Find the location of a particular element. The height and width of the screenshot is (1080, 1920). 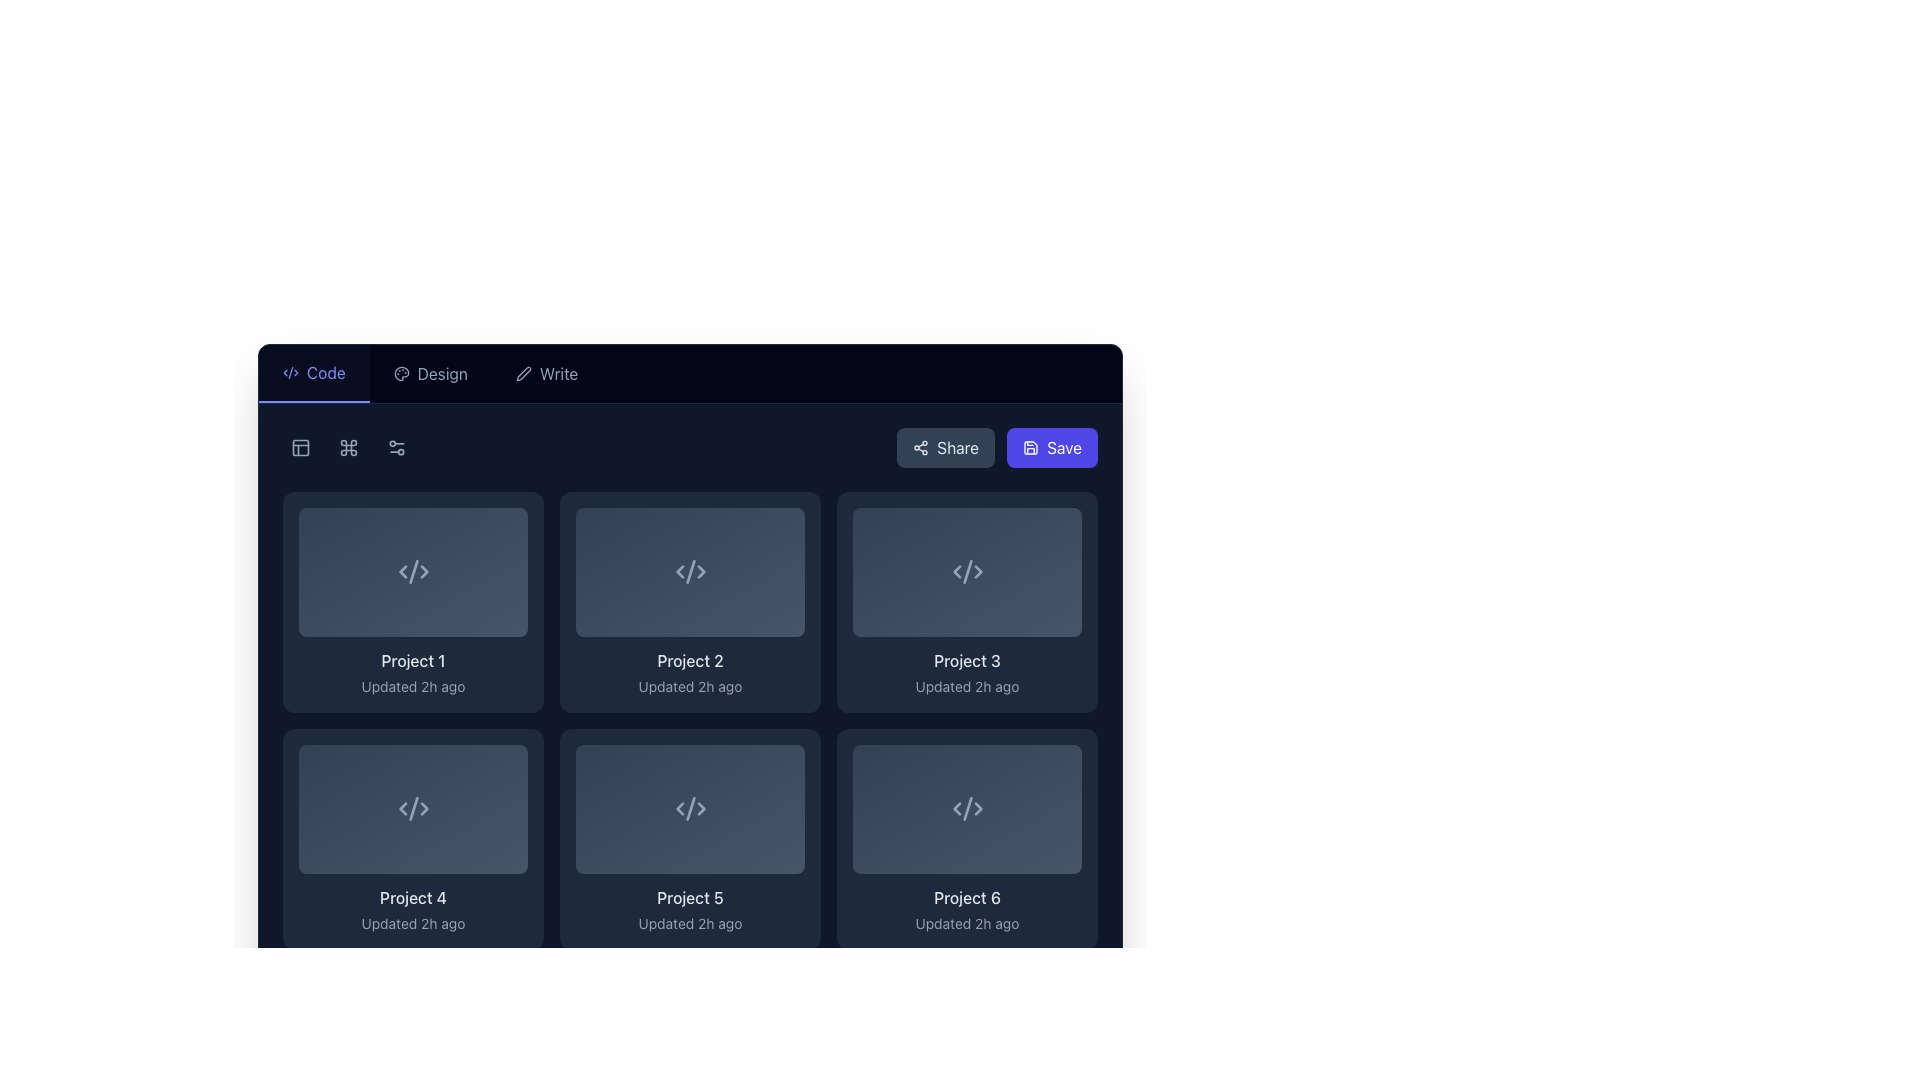

the settings or filter icon located in the top row of the sidebar, second from the left is located at coordinates (397, 446).